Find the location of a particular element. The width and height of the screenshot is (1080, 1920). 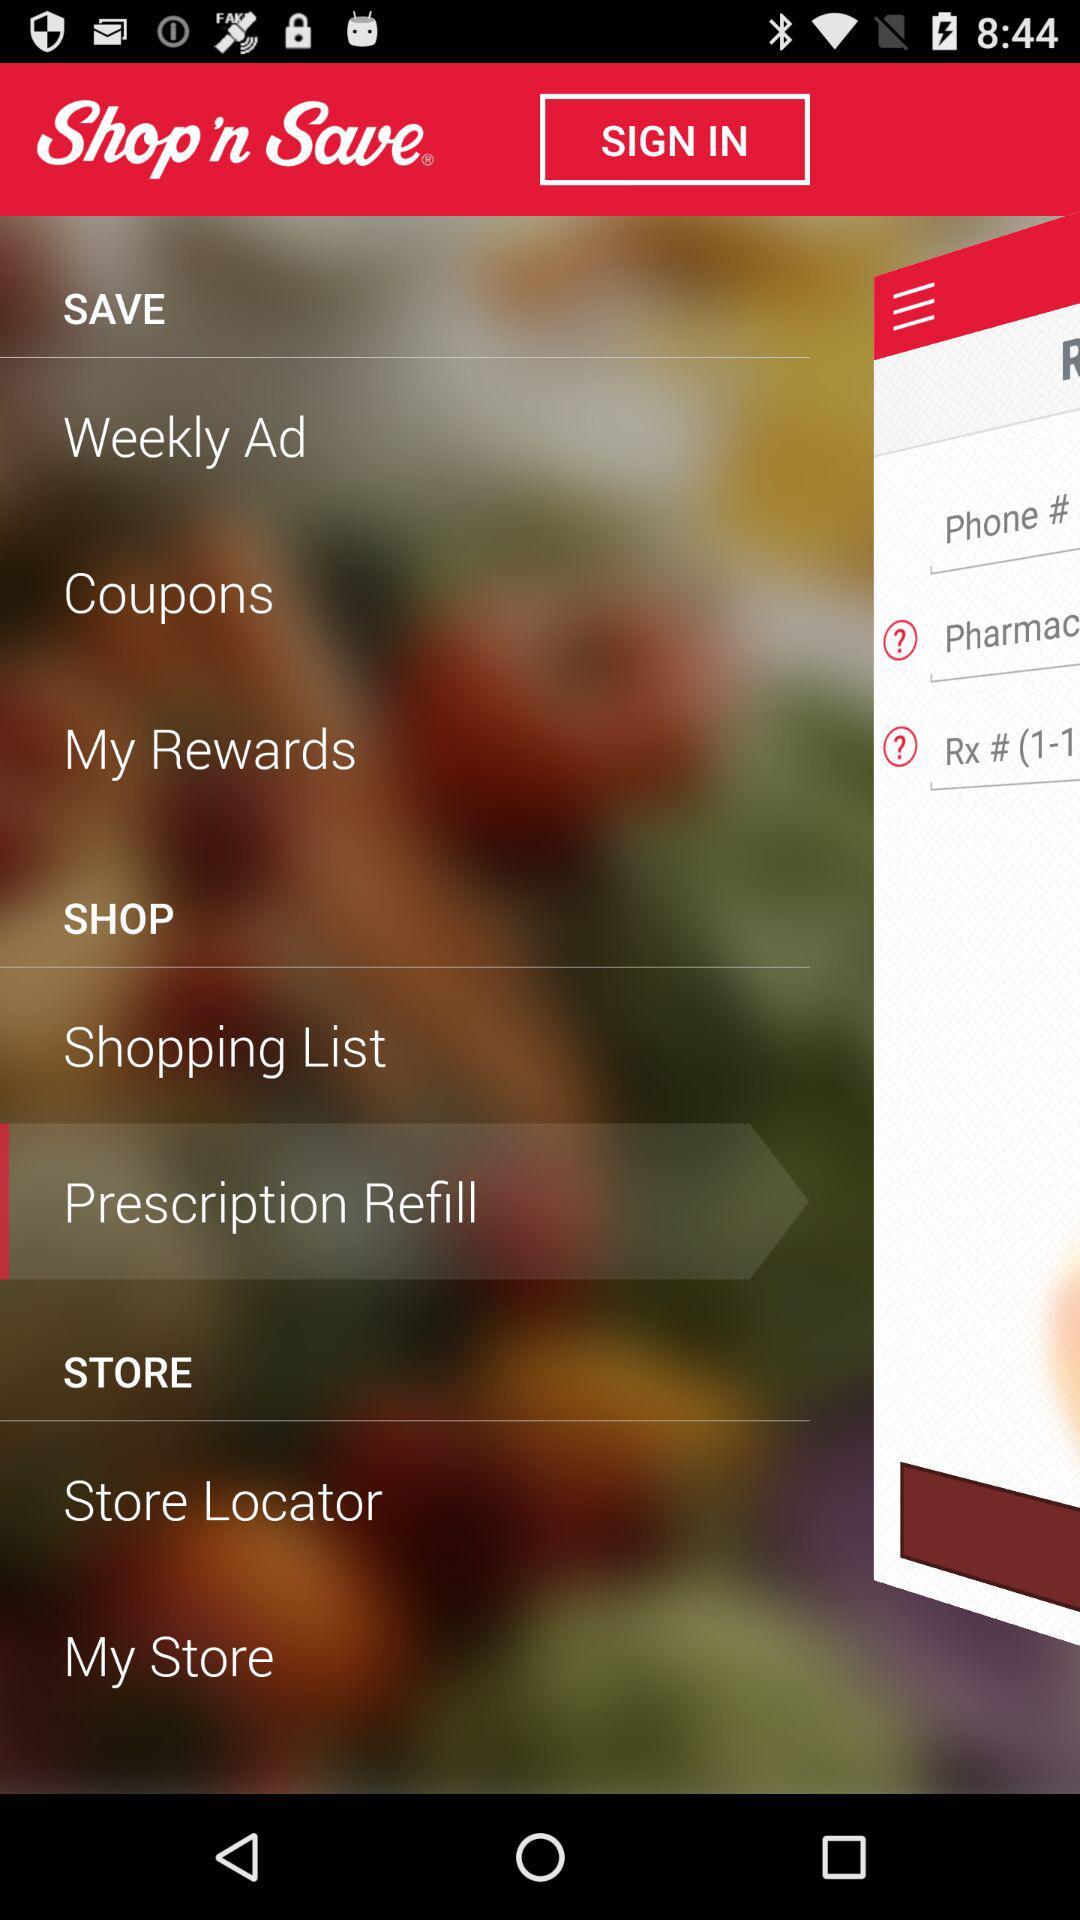

the item above shopping list item is located at coordinates (405, 967).